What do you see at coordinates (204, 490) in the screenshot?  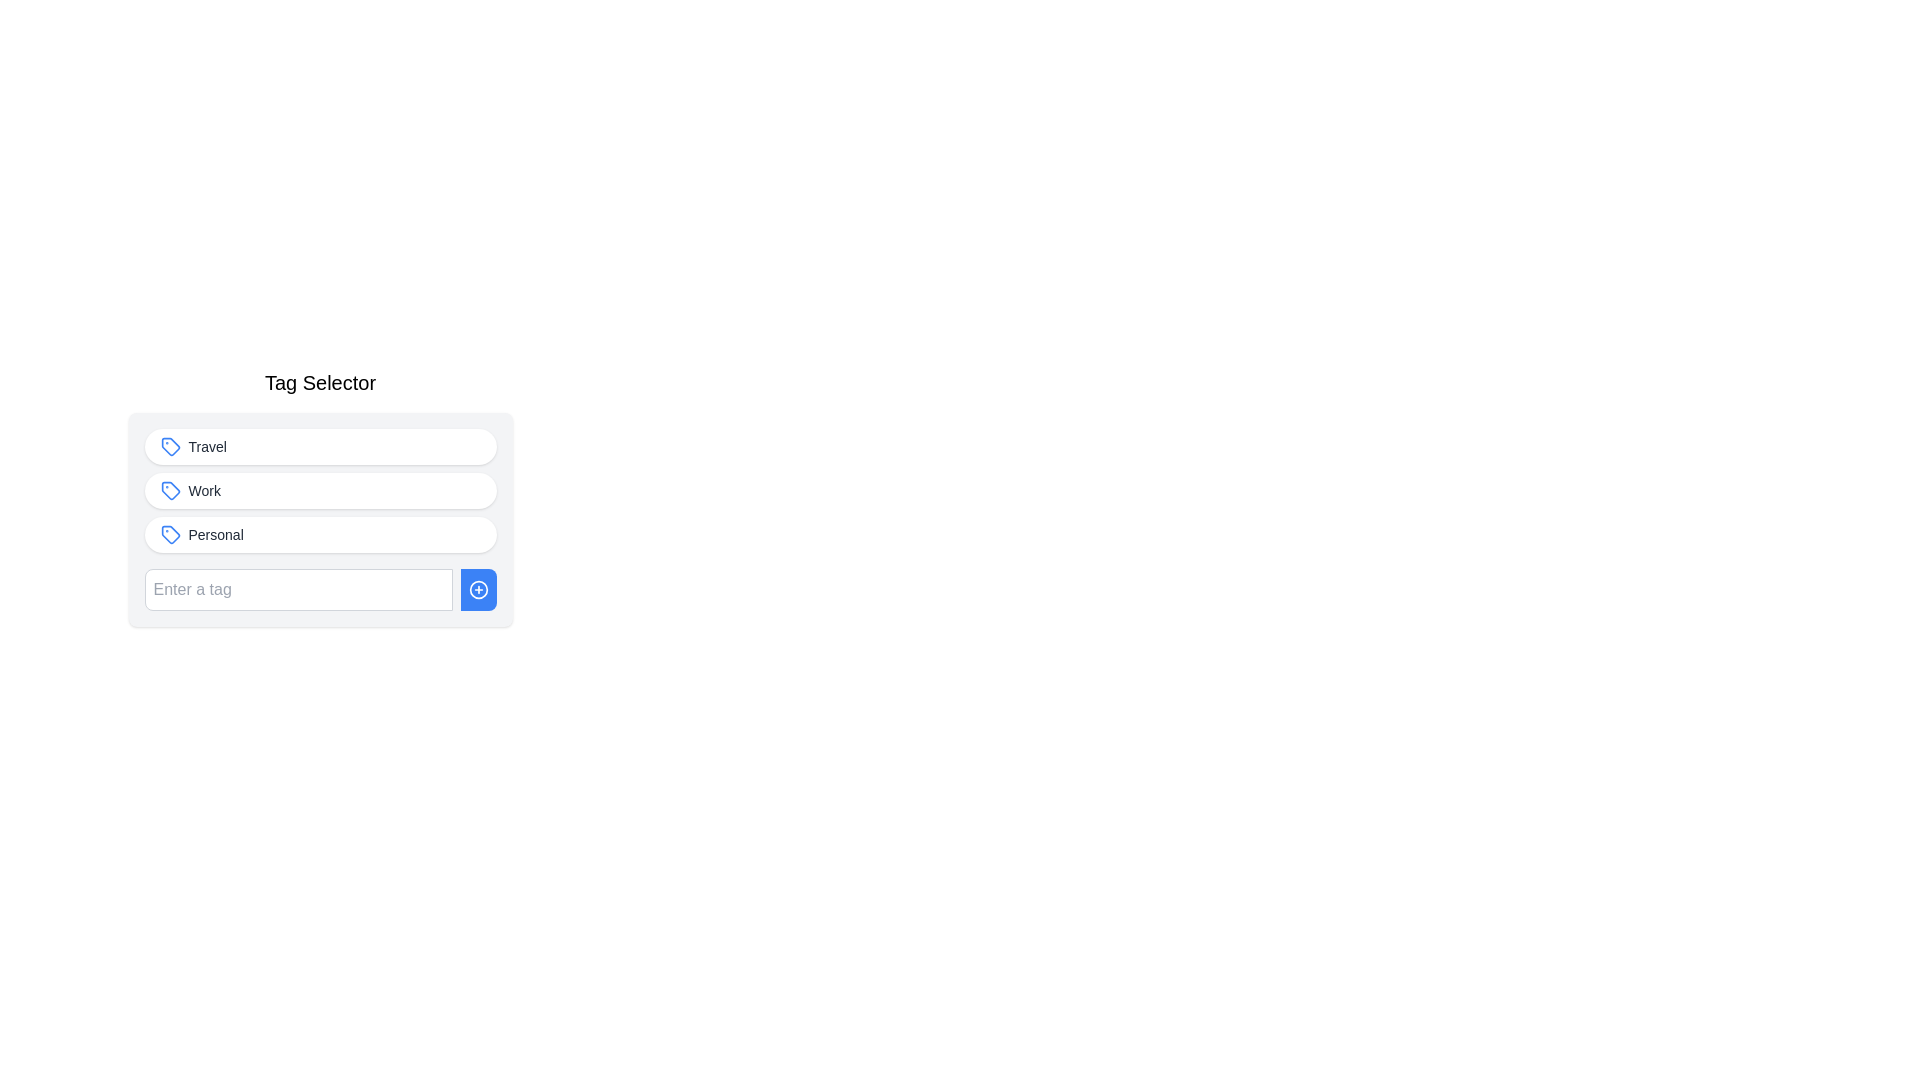 I see `the 'Work' label, which is the second button in a vertical list of three buttons` at bounding box center [204, 490].